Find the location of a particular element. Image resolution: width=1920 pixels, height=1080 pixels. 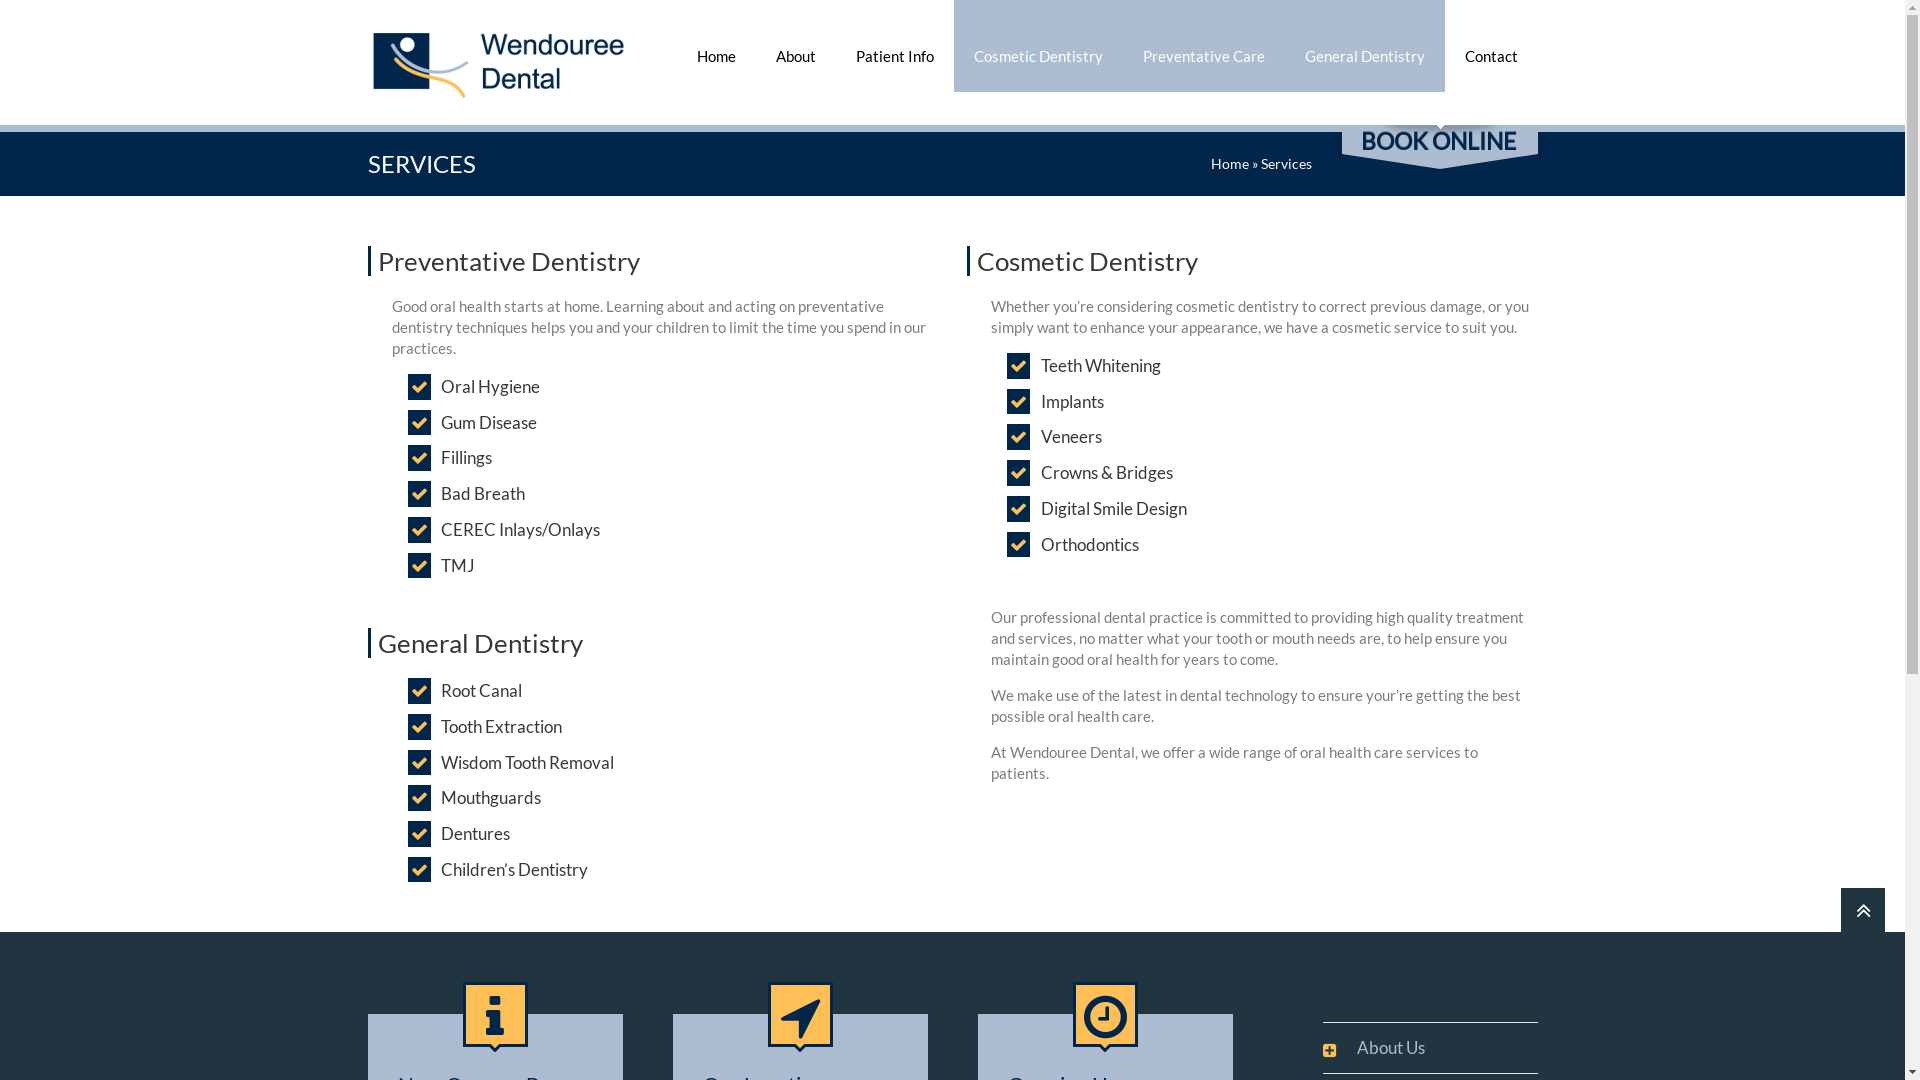

'Wisdom Tooth Removal' is located at coordinates (527, 763).